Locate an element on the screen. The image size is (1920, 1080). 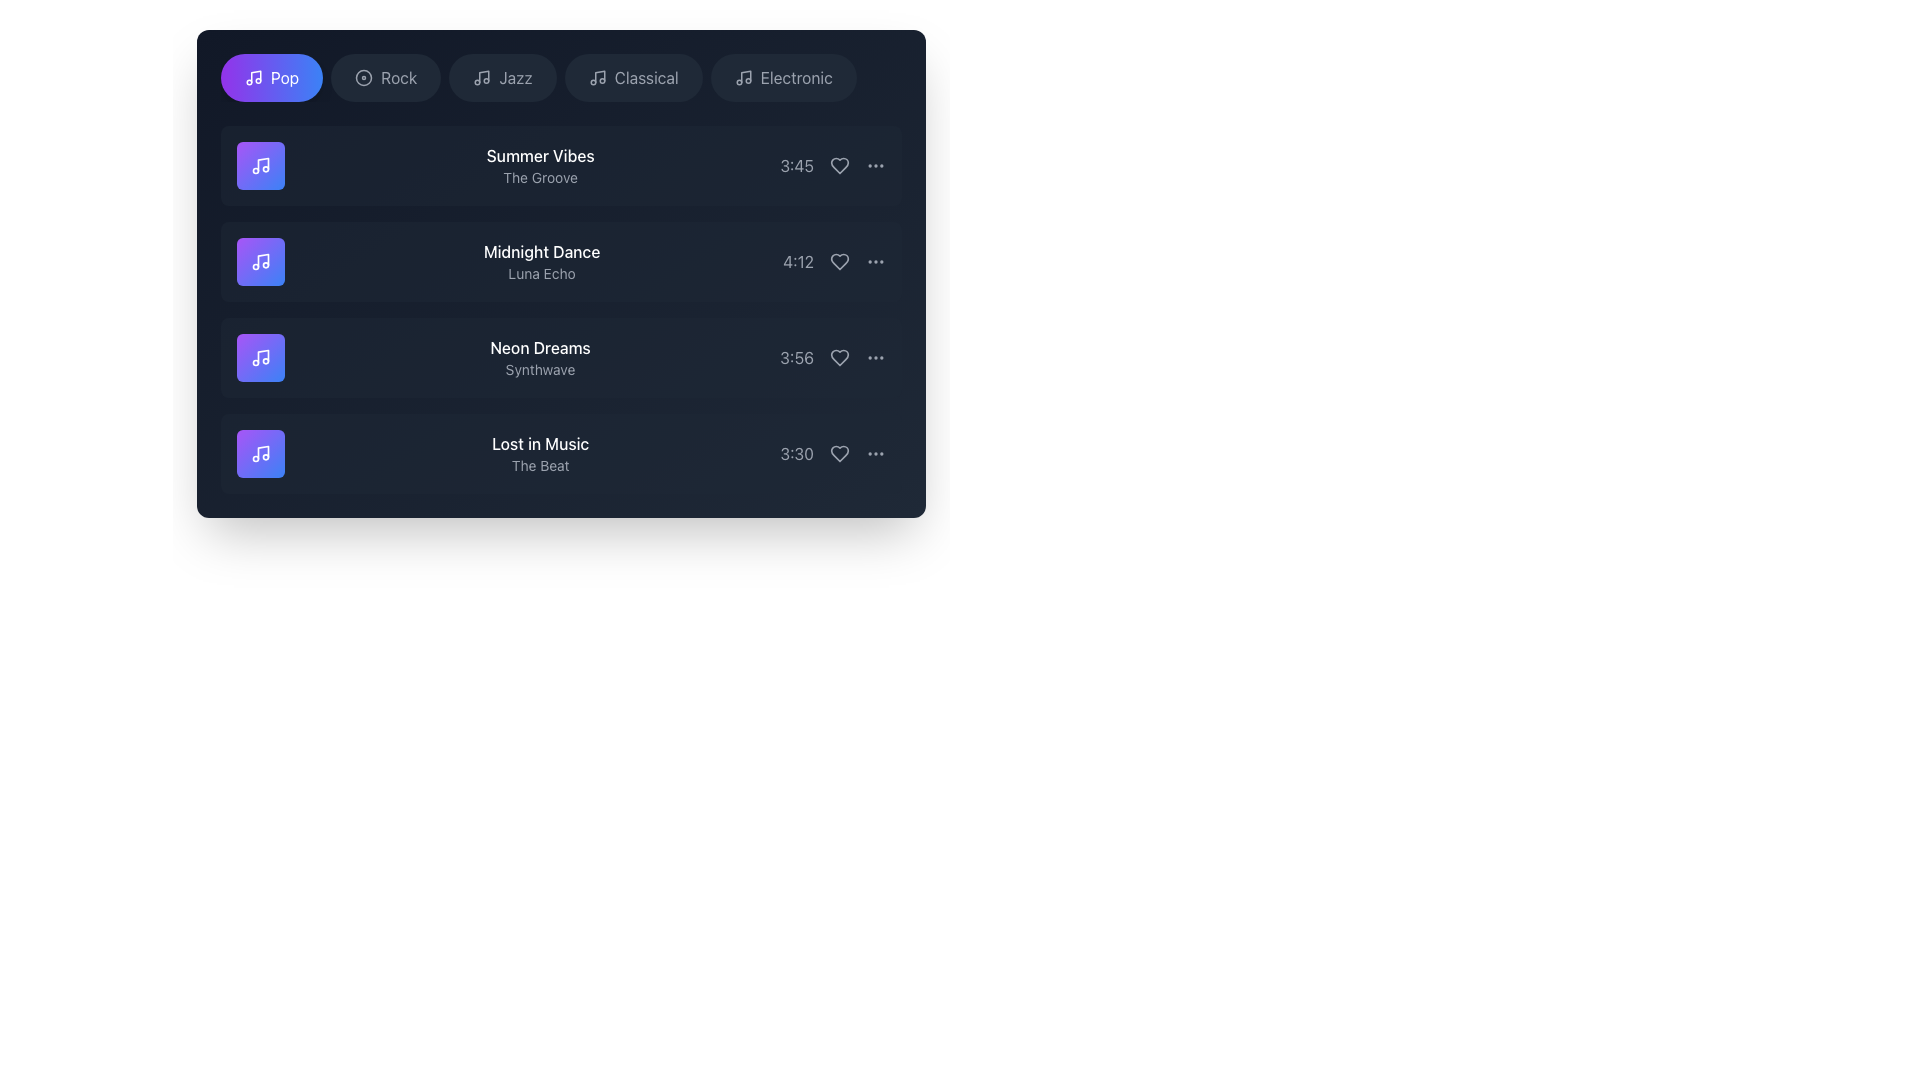
the musical note icon with a white stroke, which is part of the third row in a list, located to the left of the text 'Neon Dreams' and 'Synthwave' is located at coordinates (259, 357).